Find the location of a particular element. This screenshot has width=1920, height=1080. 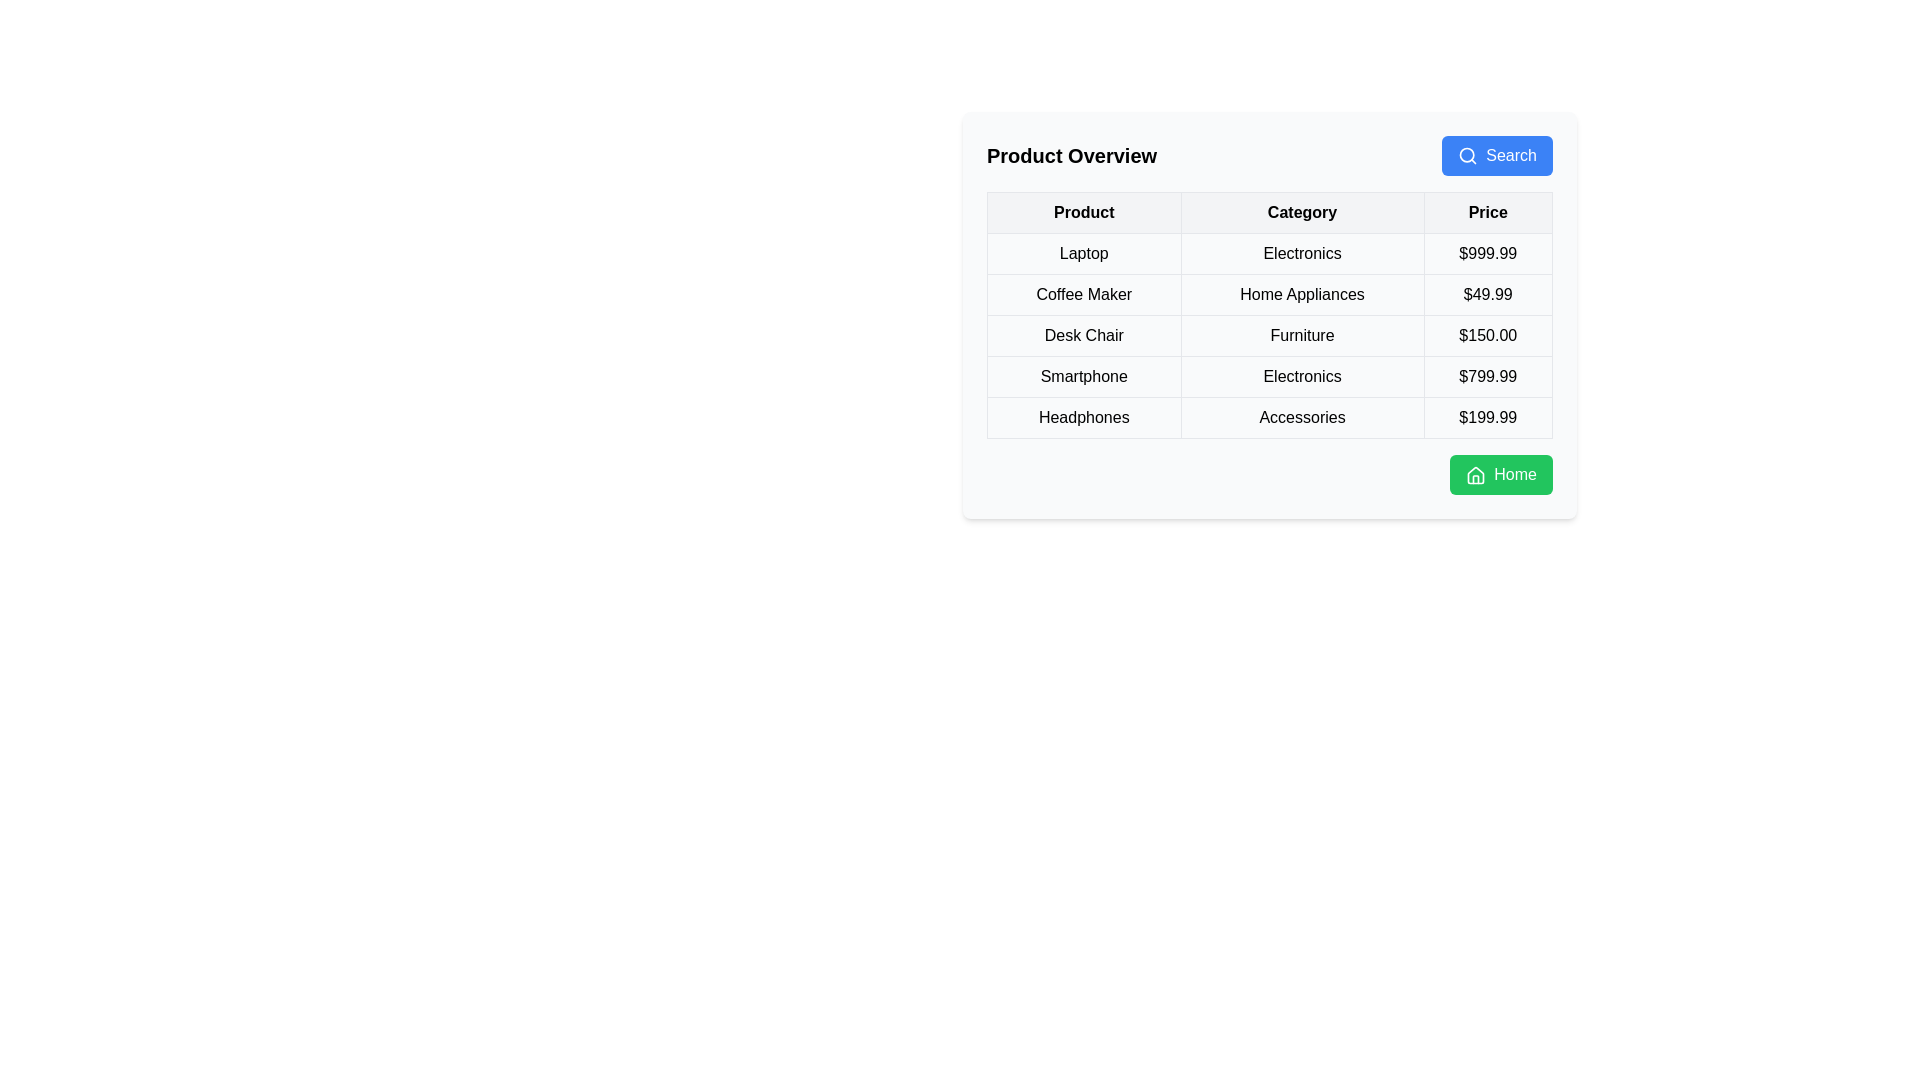

the blue 'Search' button with rounded corners and white text, located at the top-right corner of the 'Product Overview' card is located at coordinates (1497, 154).